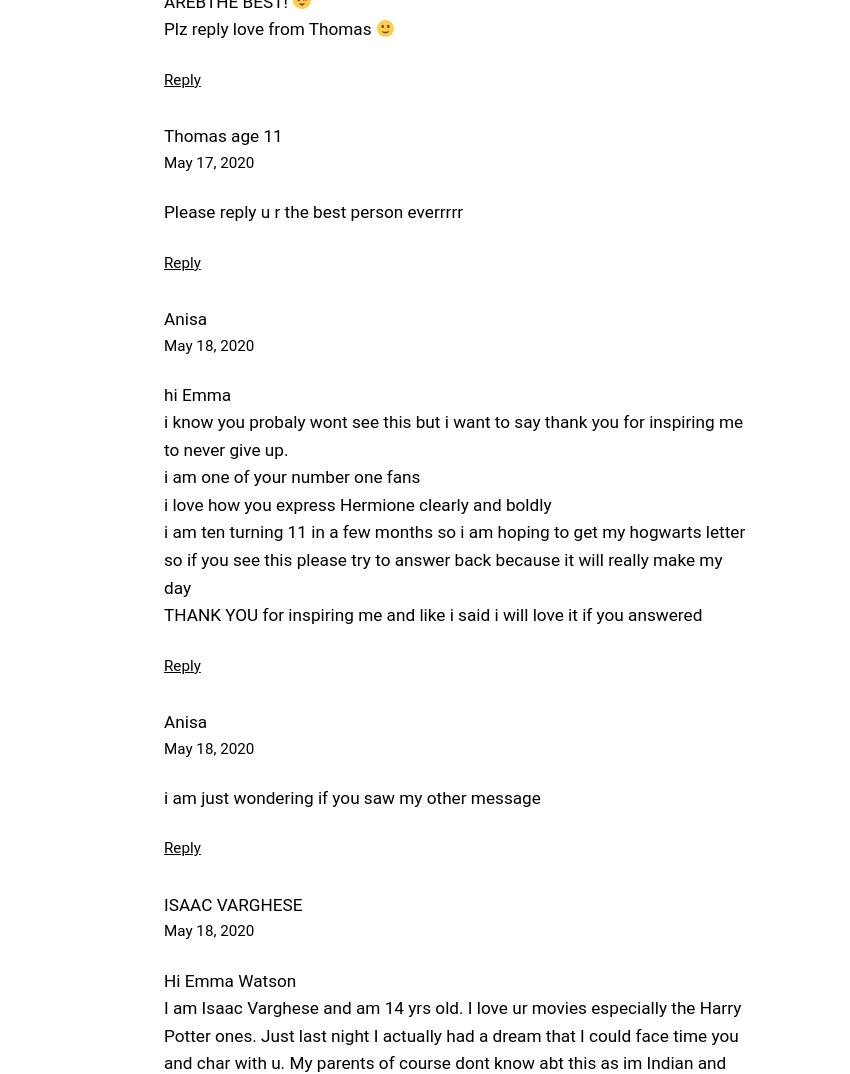  Describe the element at coordinates (442, 572) in the screenshot. I see `'so if you see this please try to answer back because it will really make my day'` at that location.